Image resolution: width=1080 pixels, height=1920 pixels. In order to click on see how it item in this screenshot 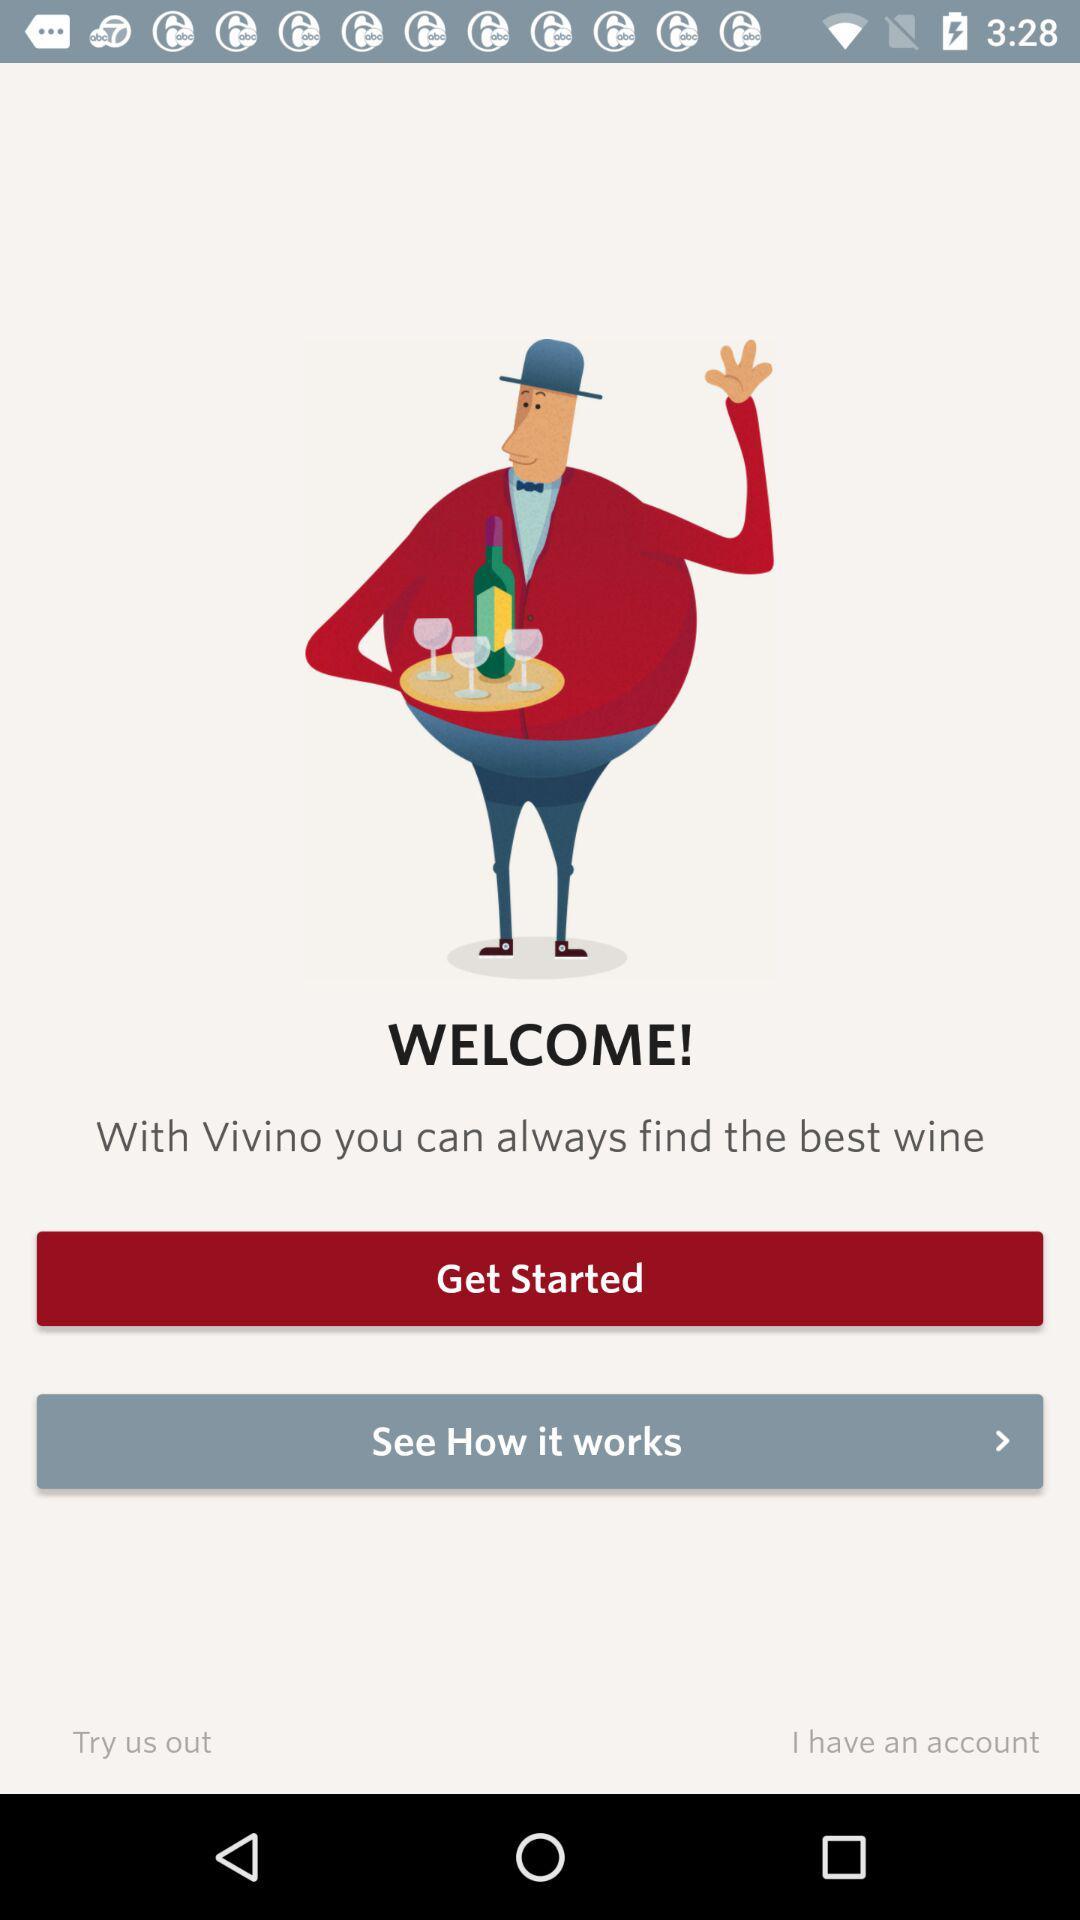, I will do `click(540, 1441)`.